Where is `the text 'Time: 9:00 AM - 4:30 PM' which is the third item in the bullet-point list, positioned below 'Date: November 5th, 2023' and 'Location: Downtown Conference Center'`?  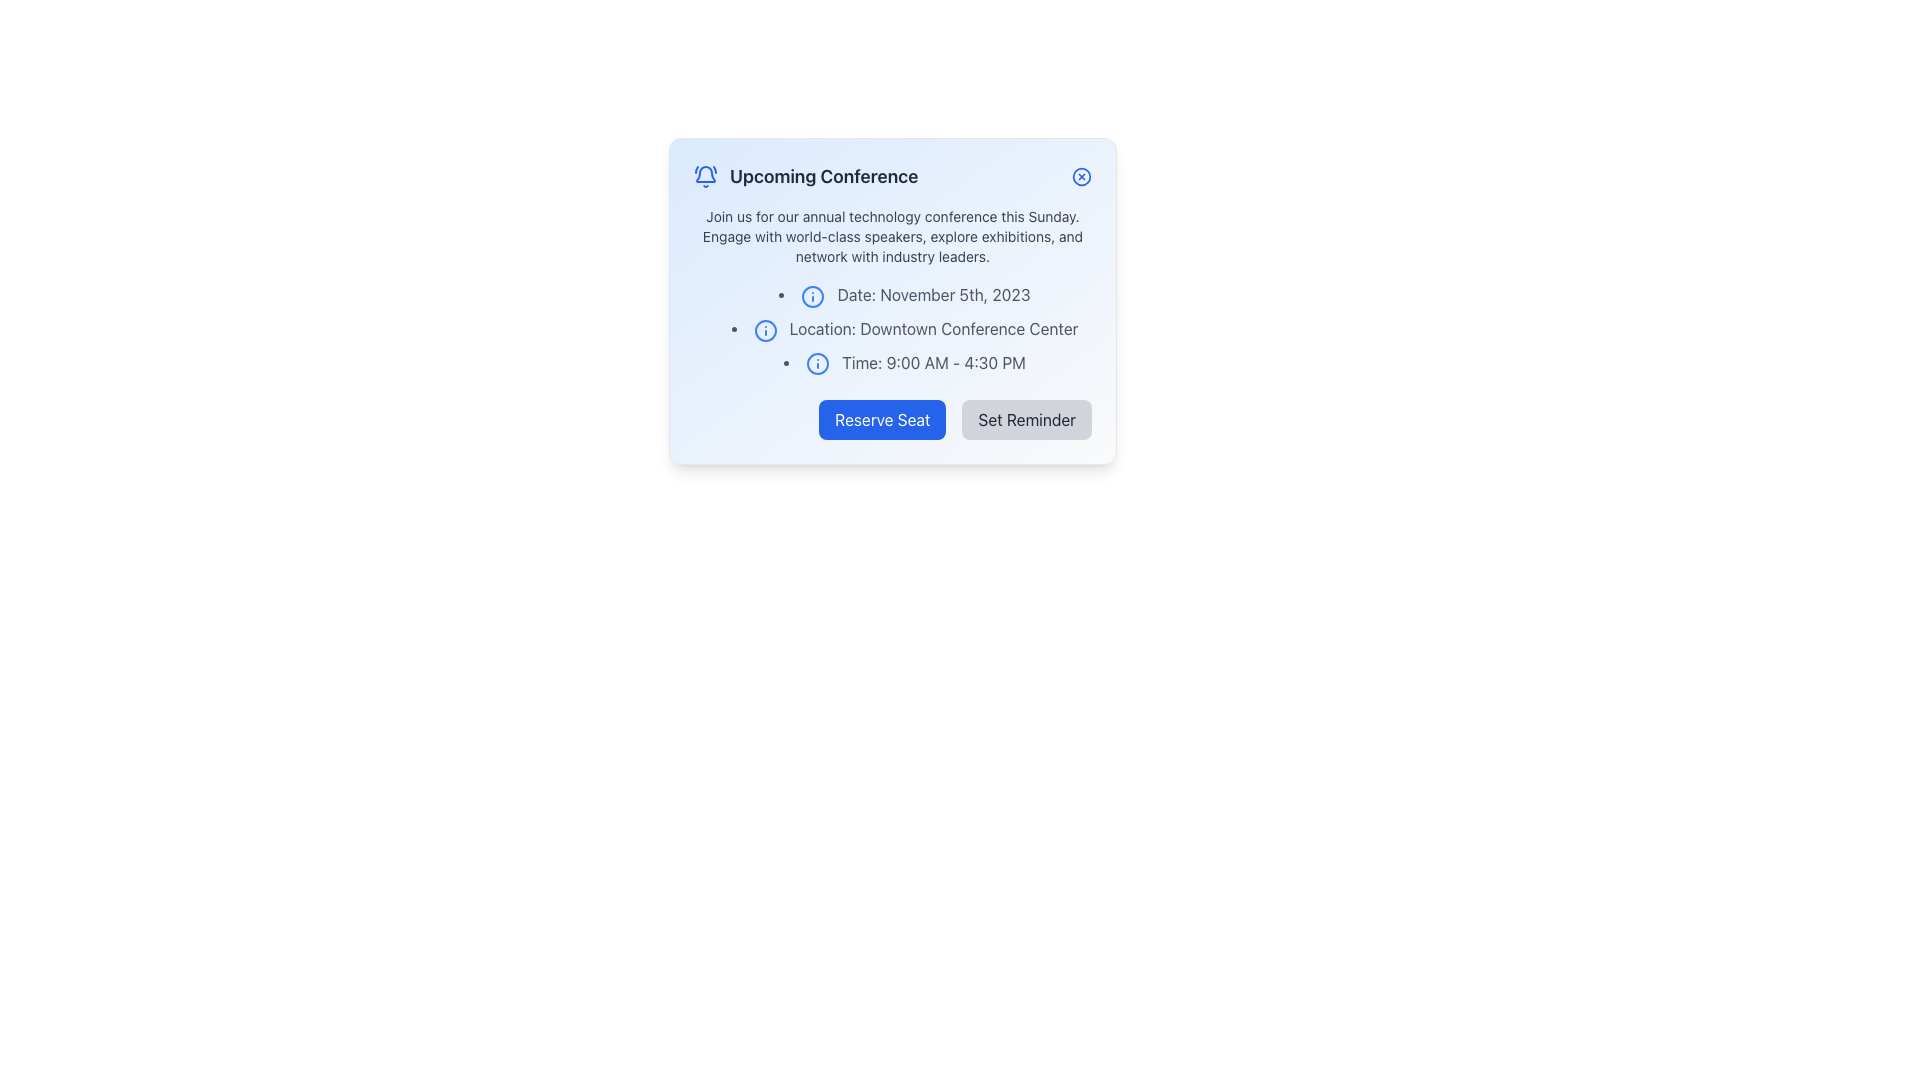 the text 'Time: 9:00 AM - 4:30 PM' which is the third item in the bullet-point list, positioned below 'Date: November 5th, 2023' and 'Location: Downtown Conference Center' is located at coordinates (904, 362).